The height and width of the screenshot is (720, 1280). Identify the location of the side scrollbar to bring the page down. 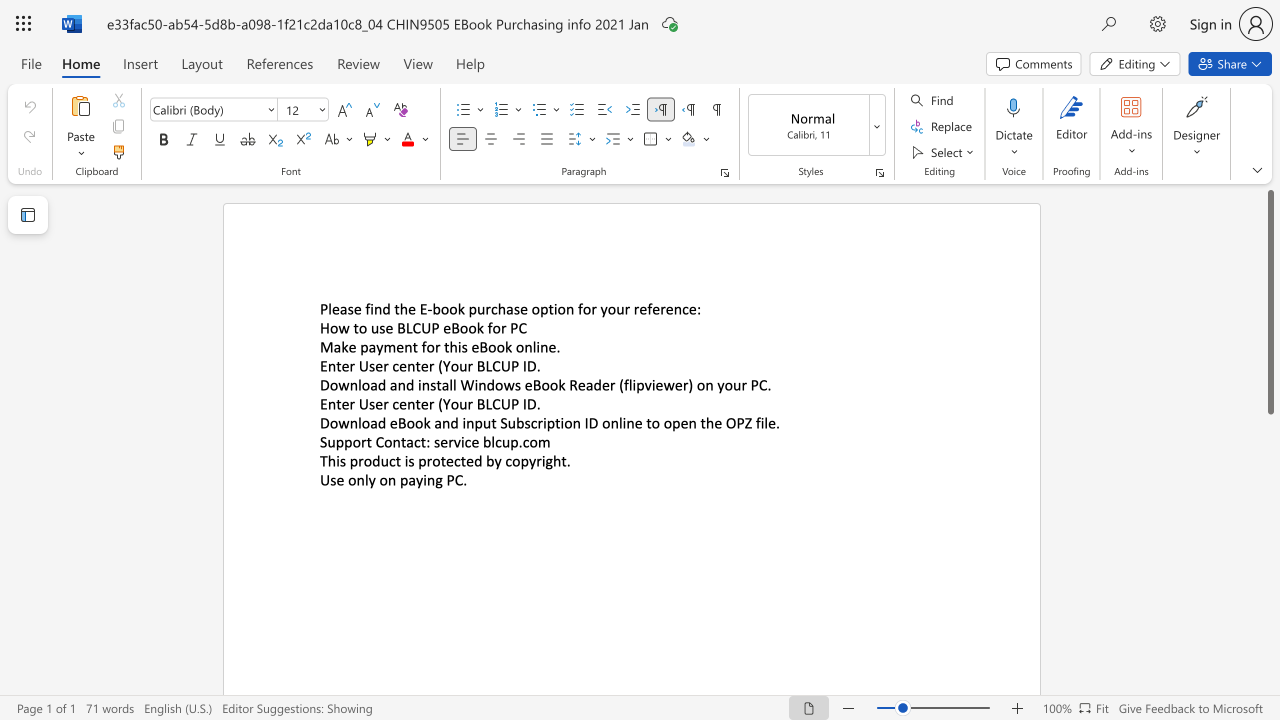
(1269, 438).